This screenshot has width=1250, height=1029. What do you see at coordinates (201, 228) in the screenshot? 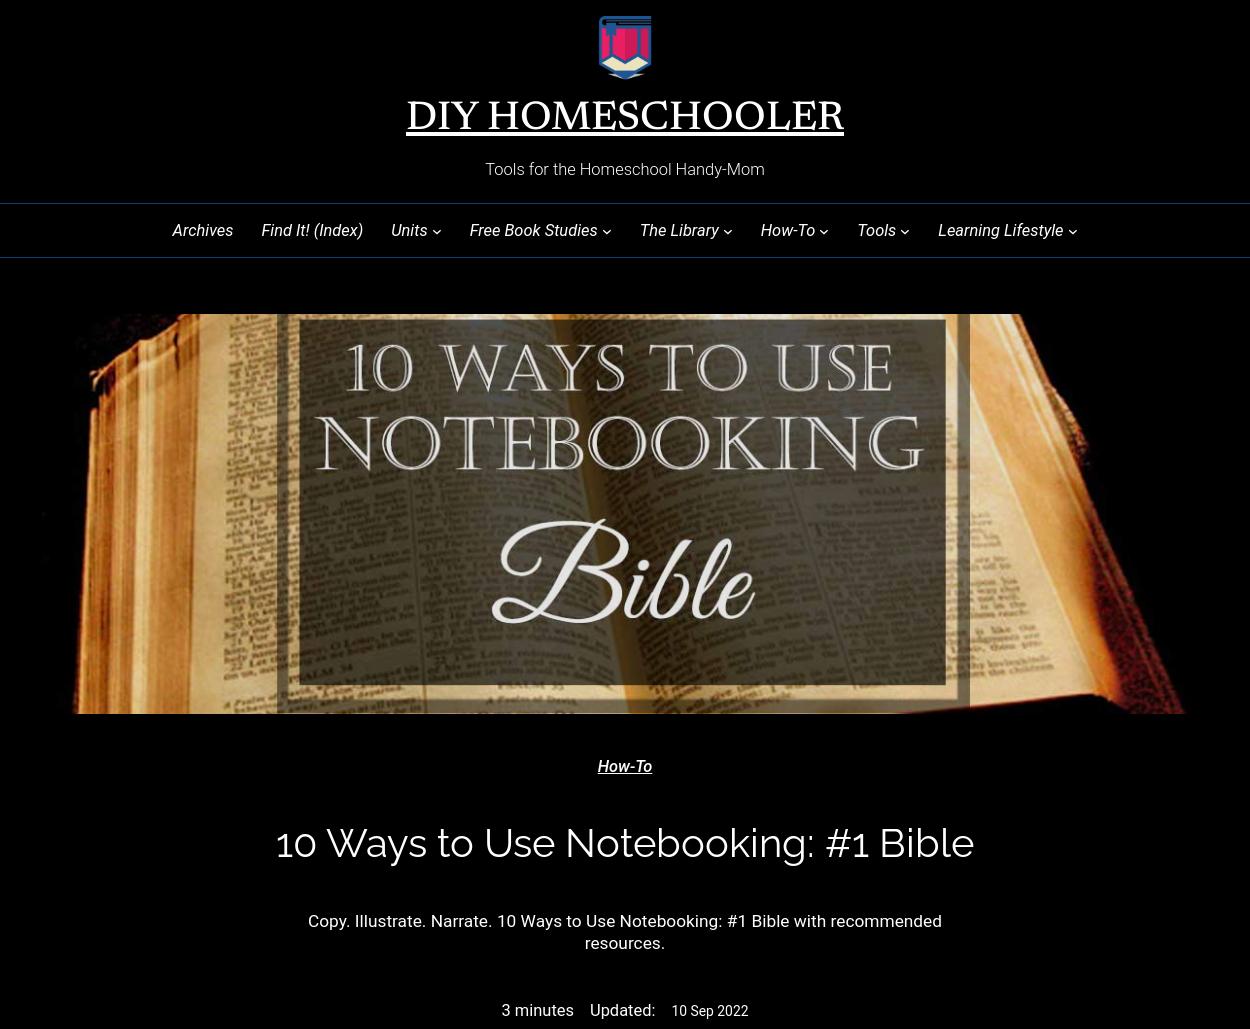
I see `'Archives'` at bounding box center [201, 228].